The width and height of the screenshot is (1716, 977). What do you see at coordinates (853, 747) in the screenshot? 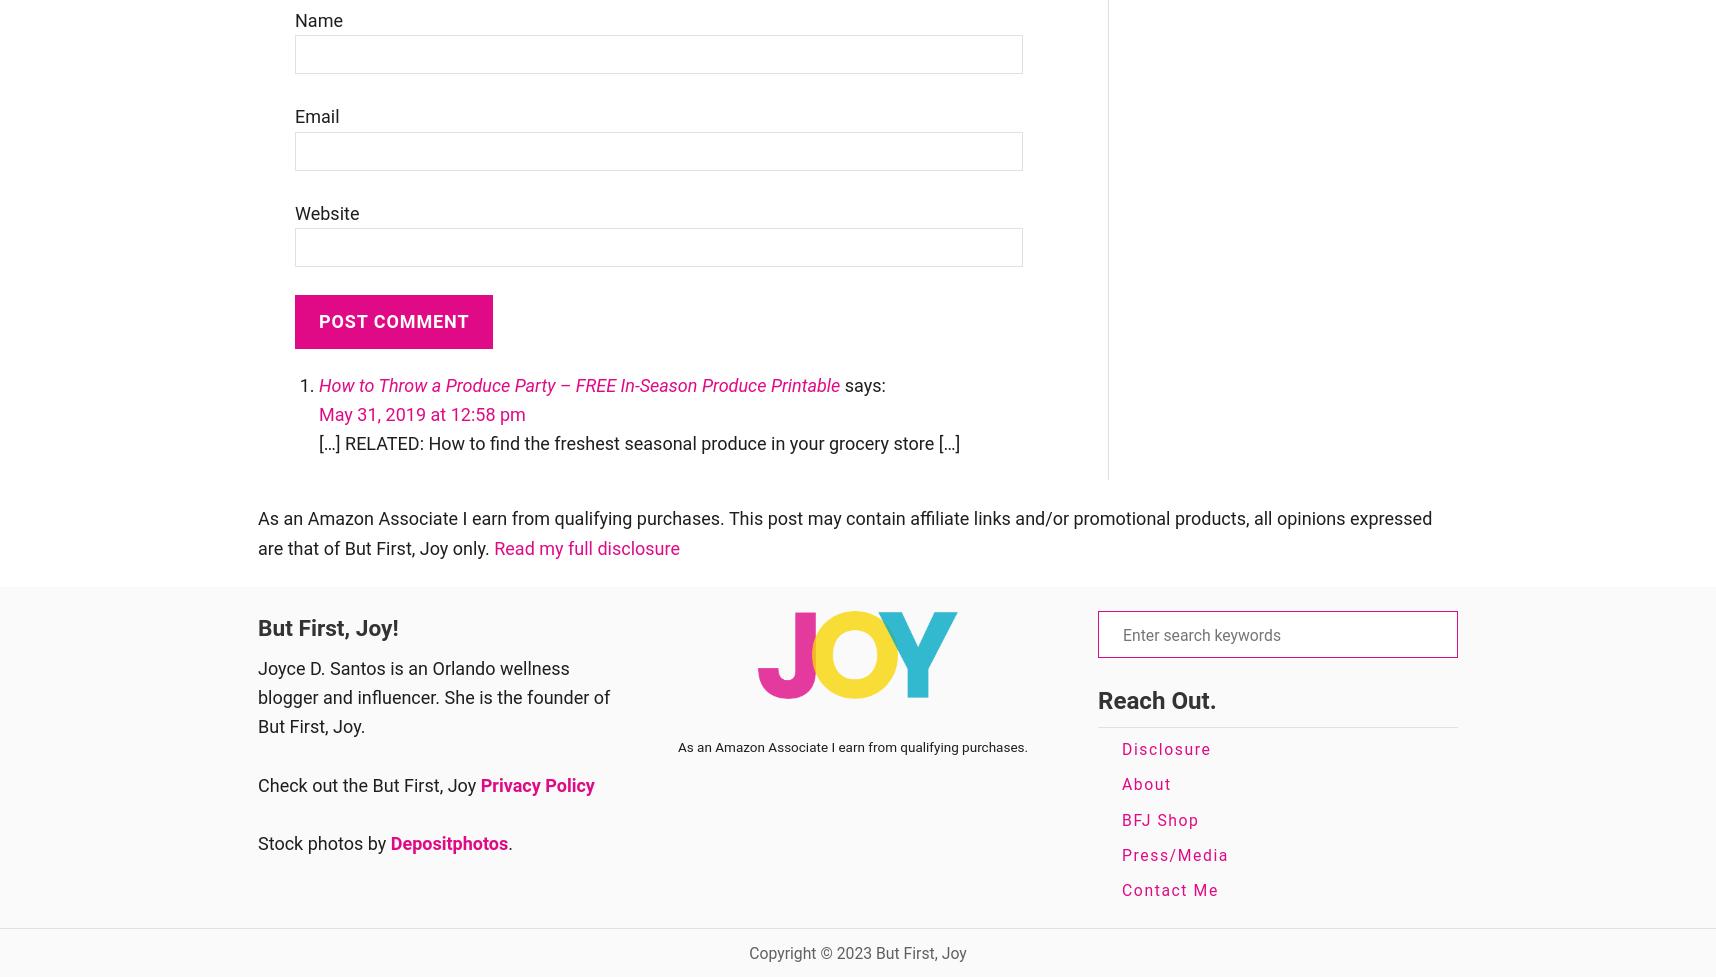
I see `'As an Amazon Associate I earn from qualifying purchases.'` at bounding box center [853, 747].